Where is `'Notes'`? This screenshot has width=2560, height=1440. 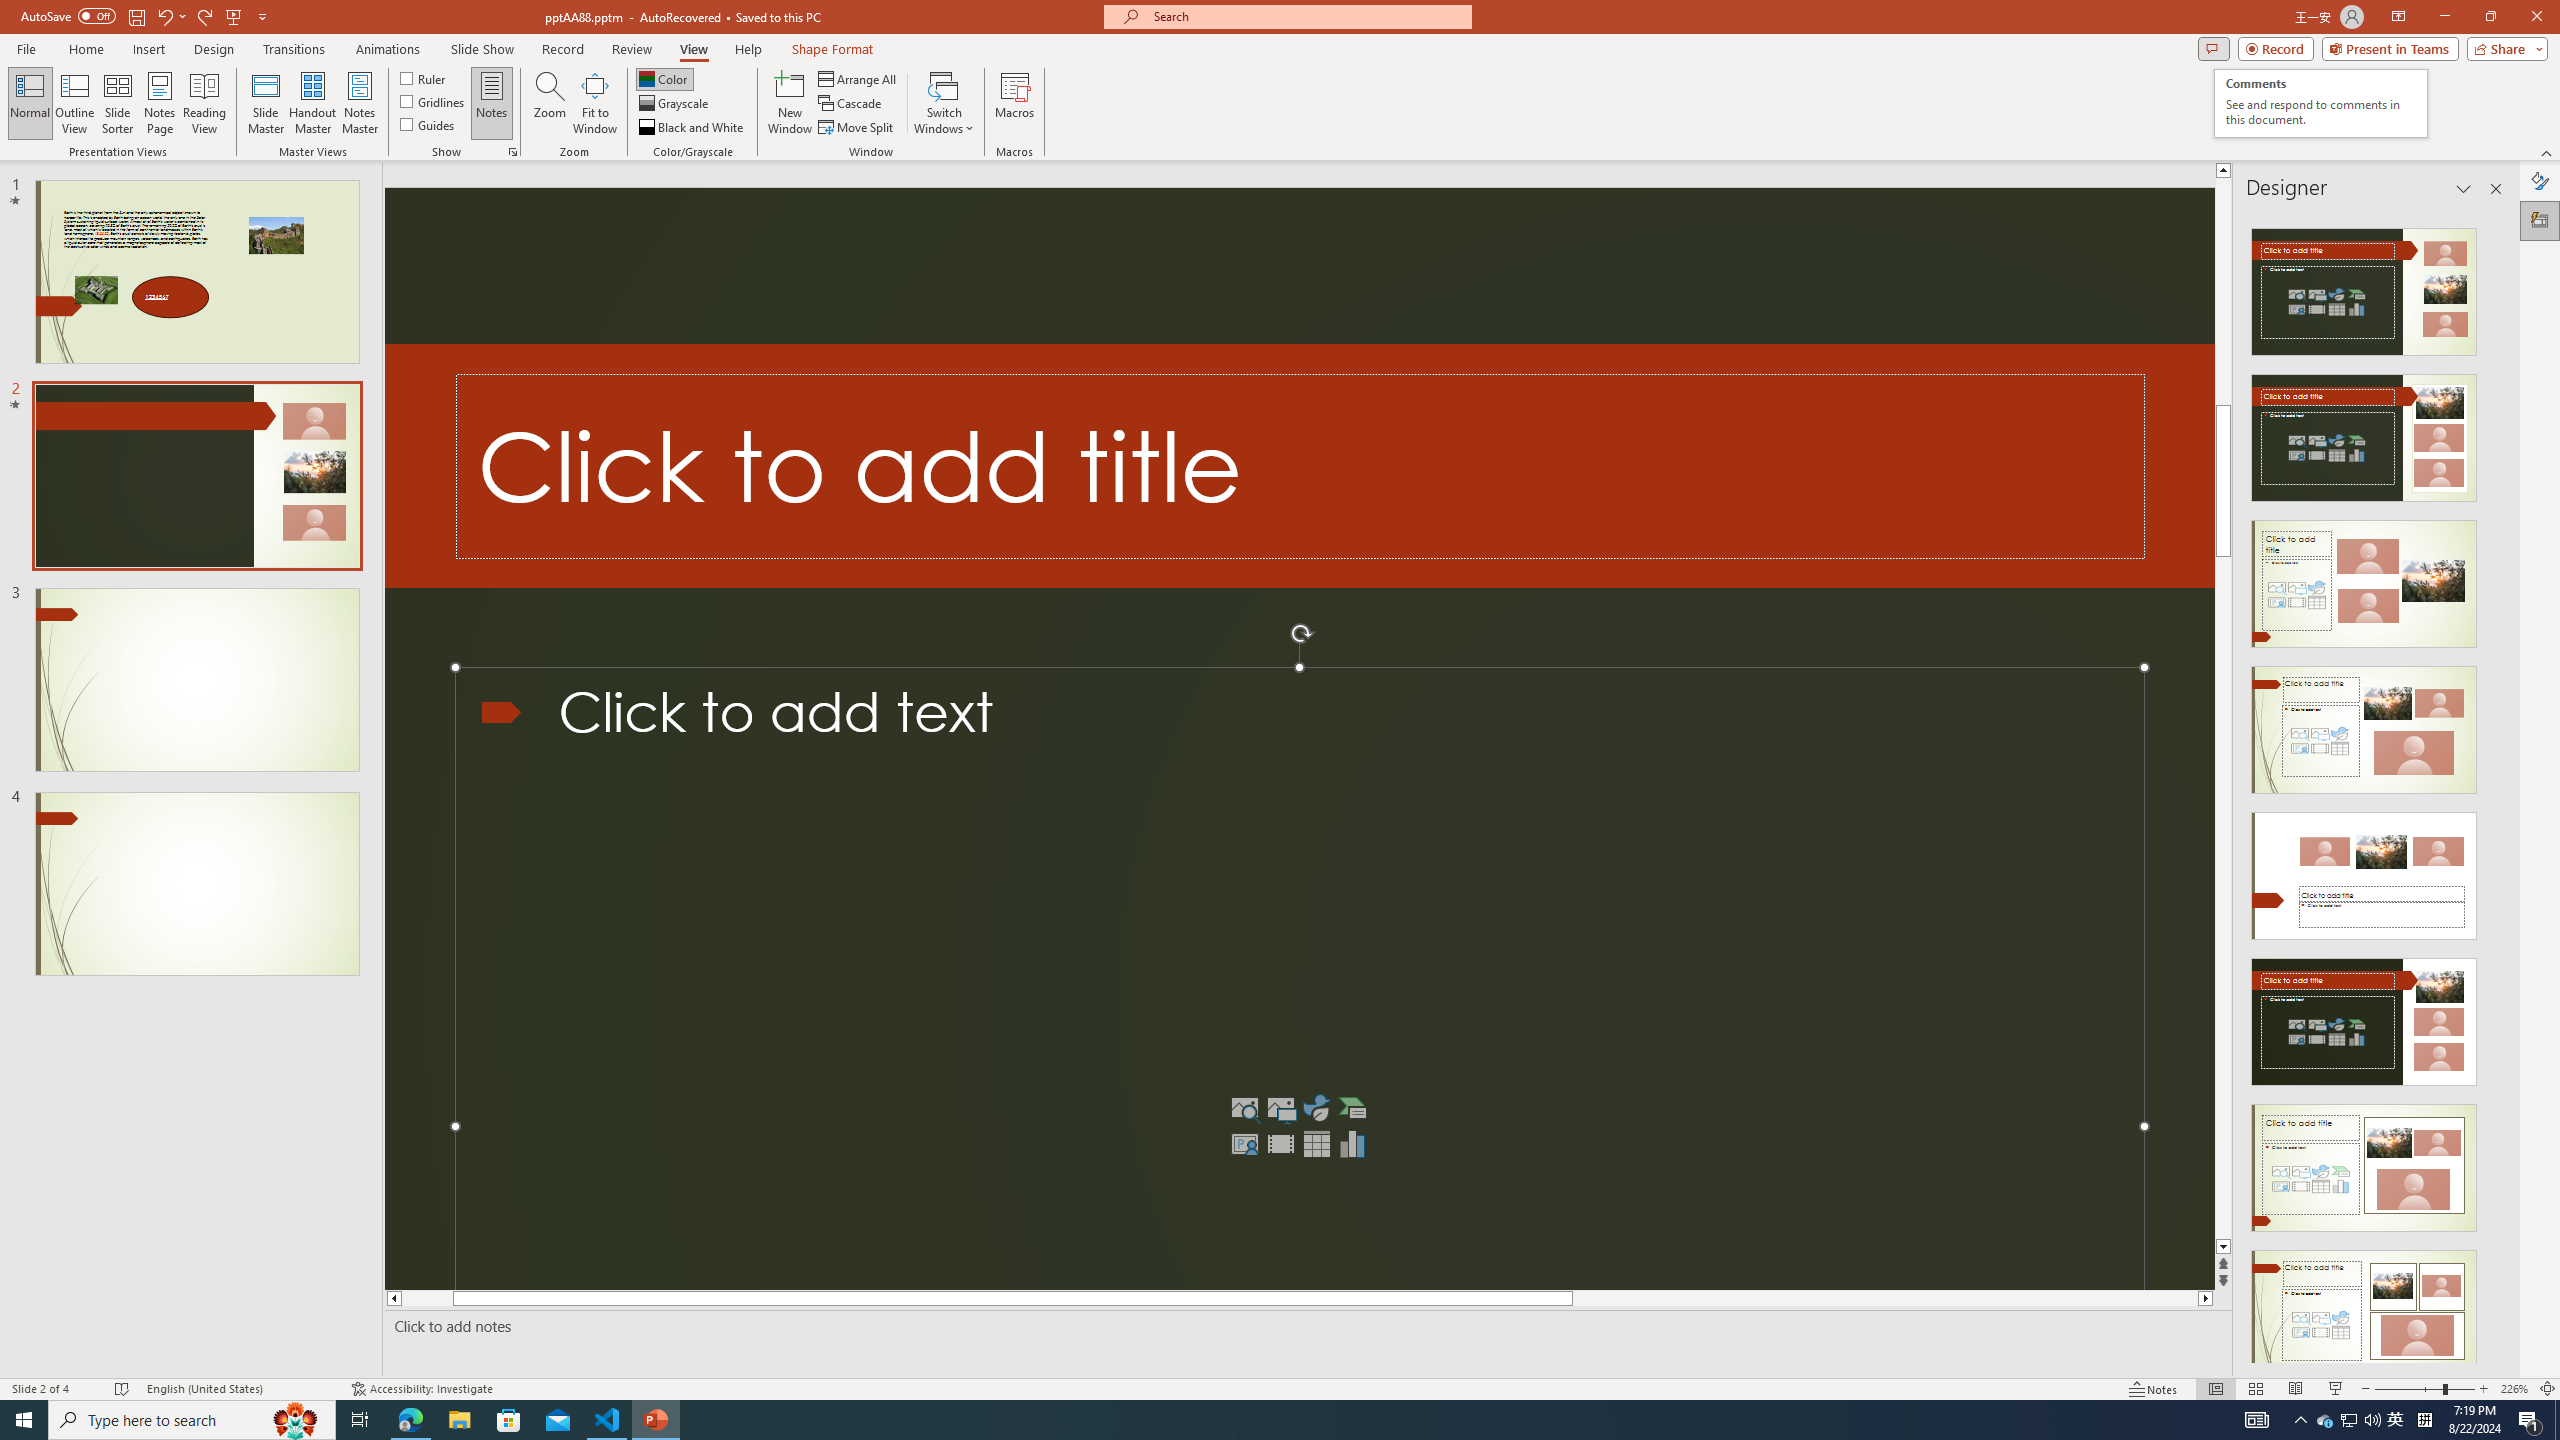 'Notes' is located at coordinates (490, 103).